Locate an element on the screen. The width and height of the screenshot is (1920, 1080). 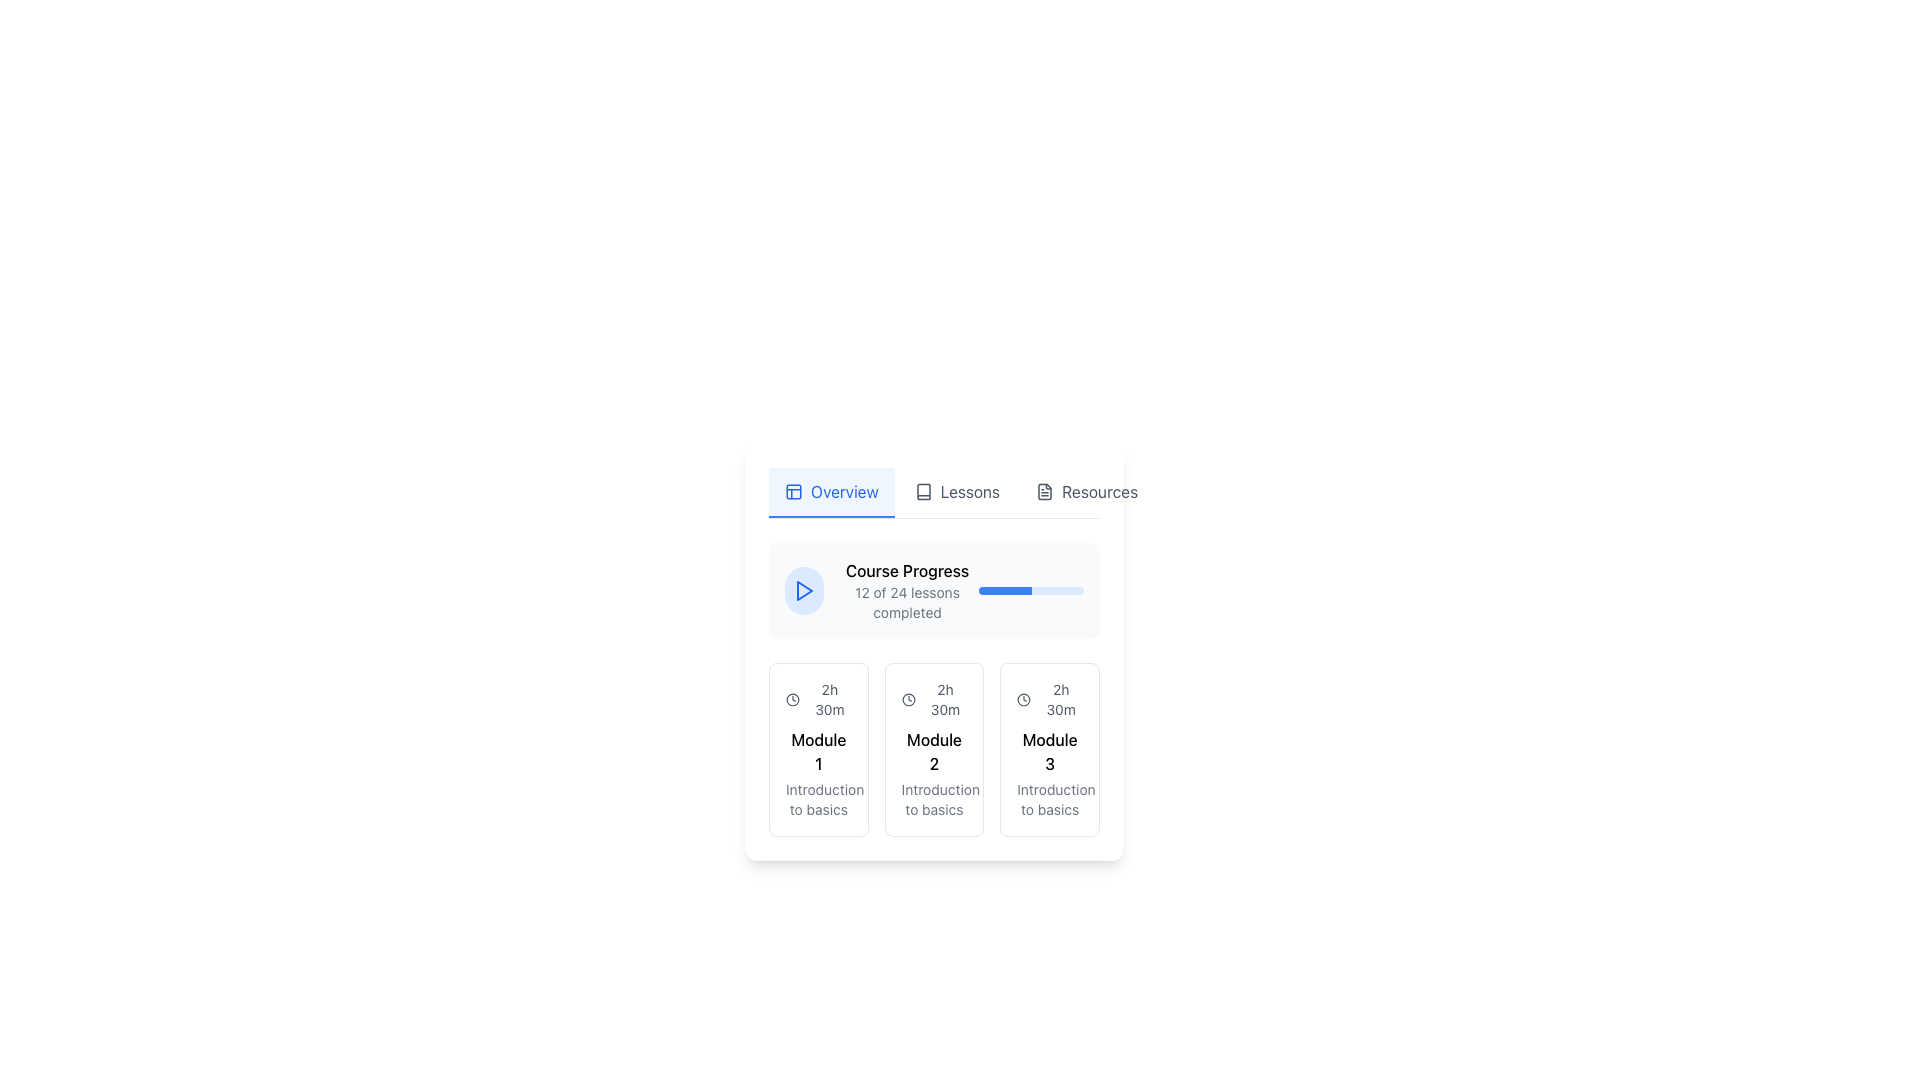
the 'Course Progress' text label, which is prominently displayed in bold within a card-like component, indicating its significance in the interface is located at coordinates (906, 570).